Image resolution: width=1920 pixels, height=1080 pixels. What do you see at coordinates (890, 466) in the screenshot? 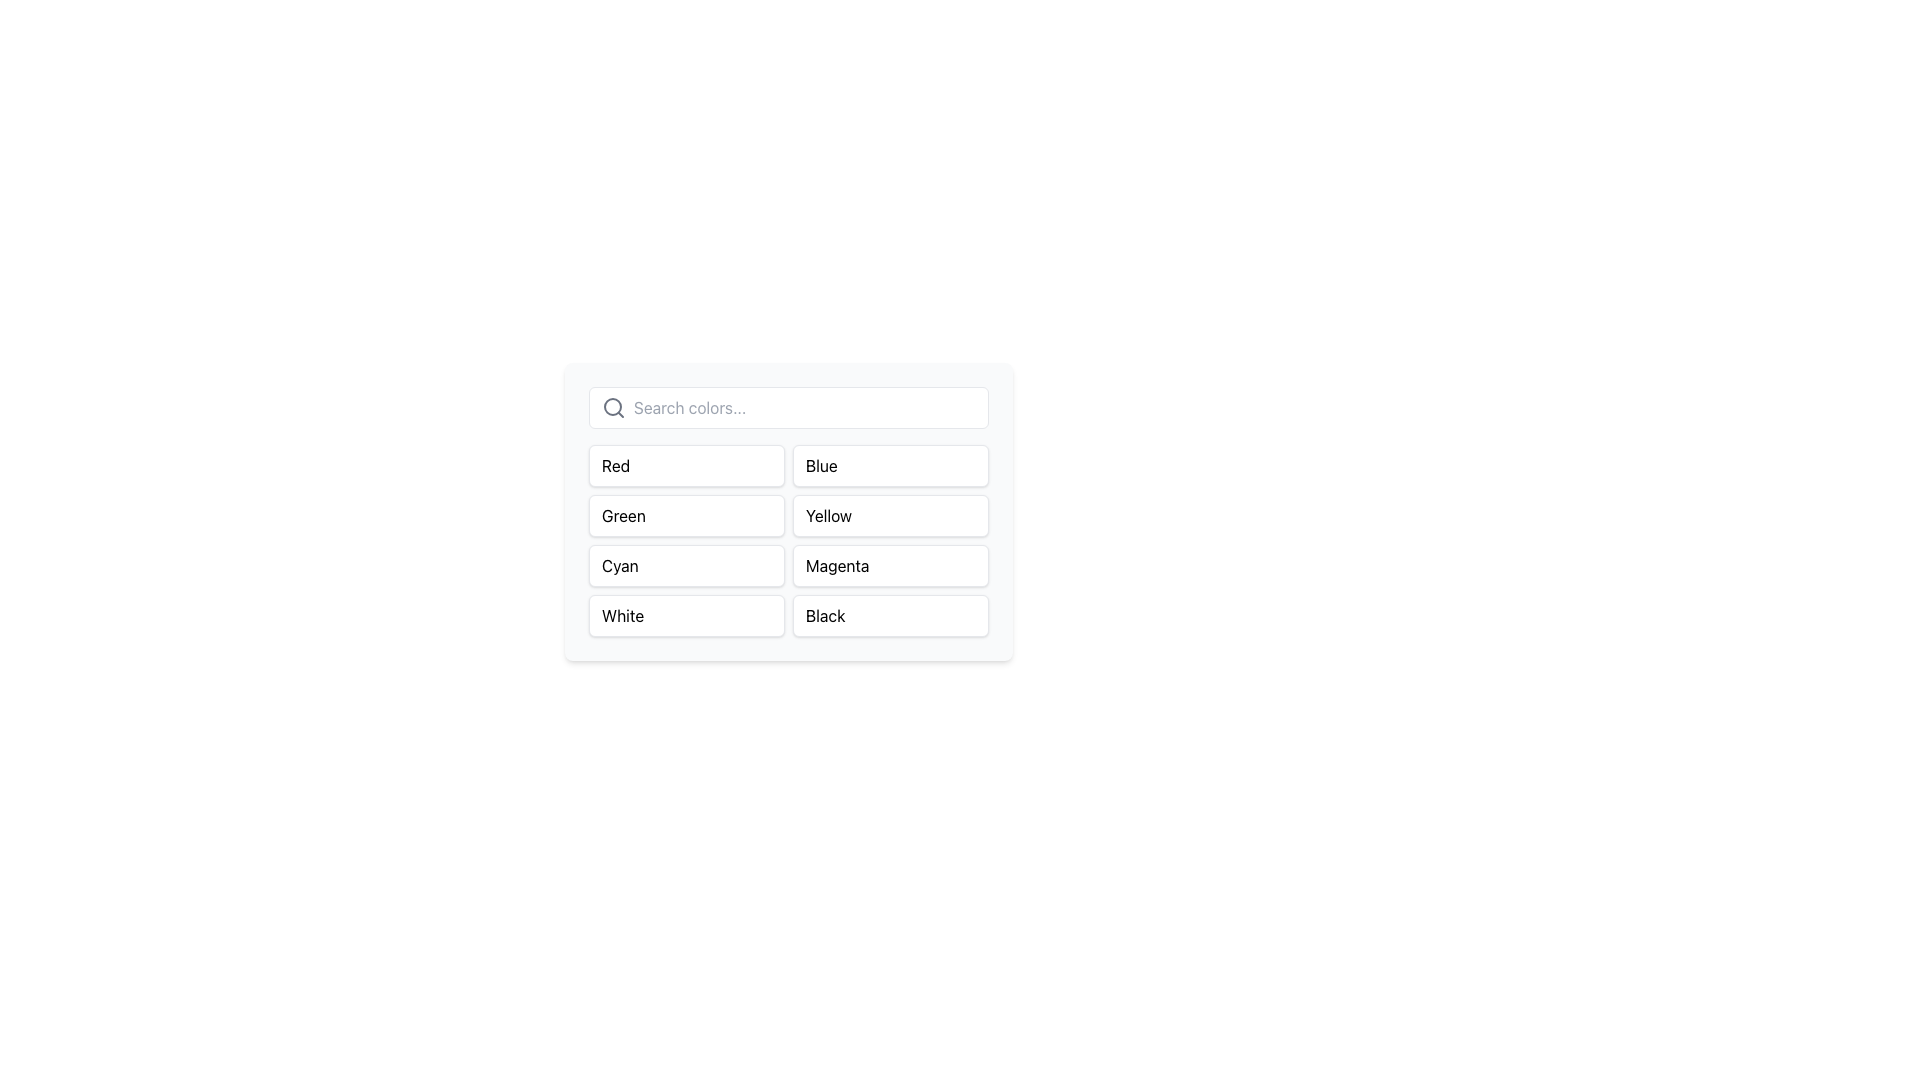
I see `the 'Blue' button located in the second column of the first row of the grid` at bounding box center [890, 466].